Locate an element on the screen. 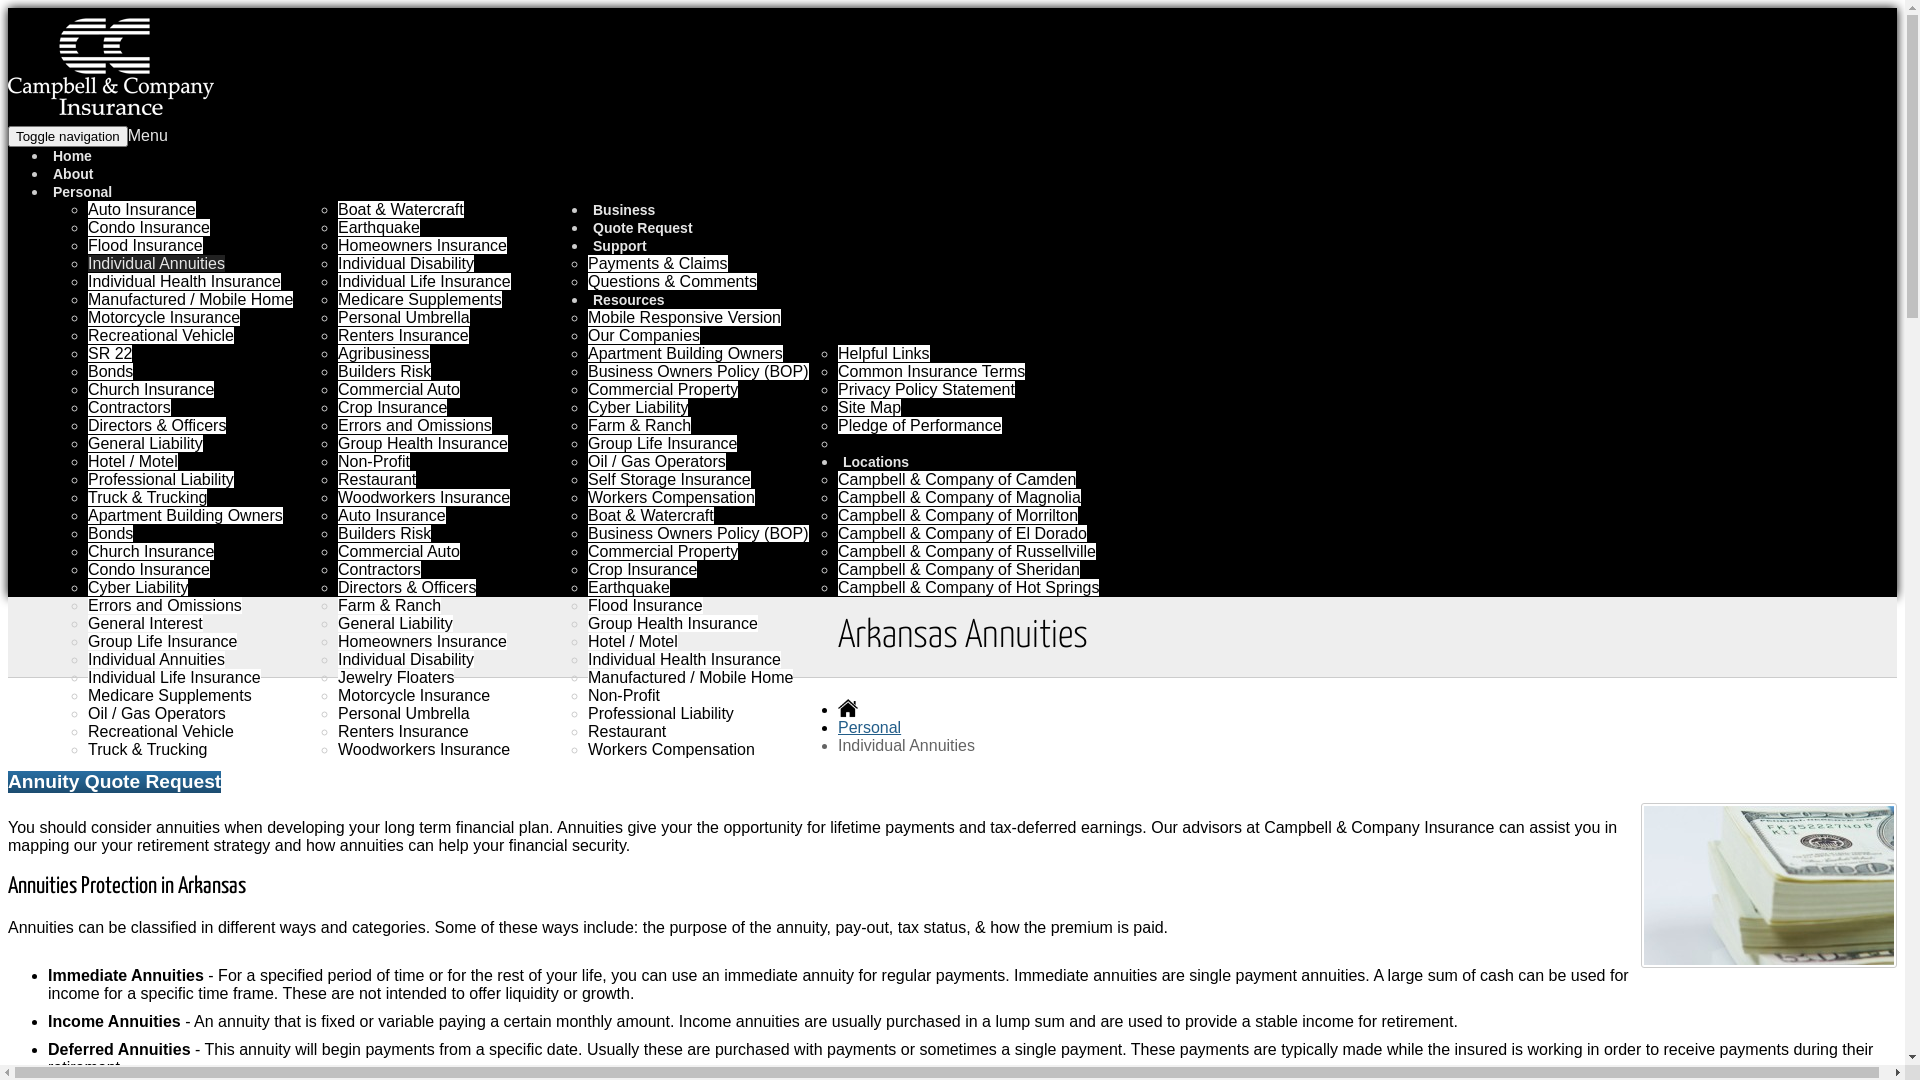 The image size is (1920, 1080). 'Oil / Gas Operators' is located at coordinates (156, 712).